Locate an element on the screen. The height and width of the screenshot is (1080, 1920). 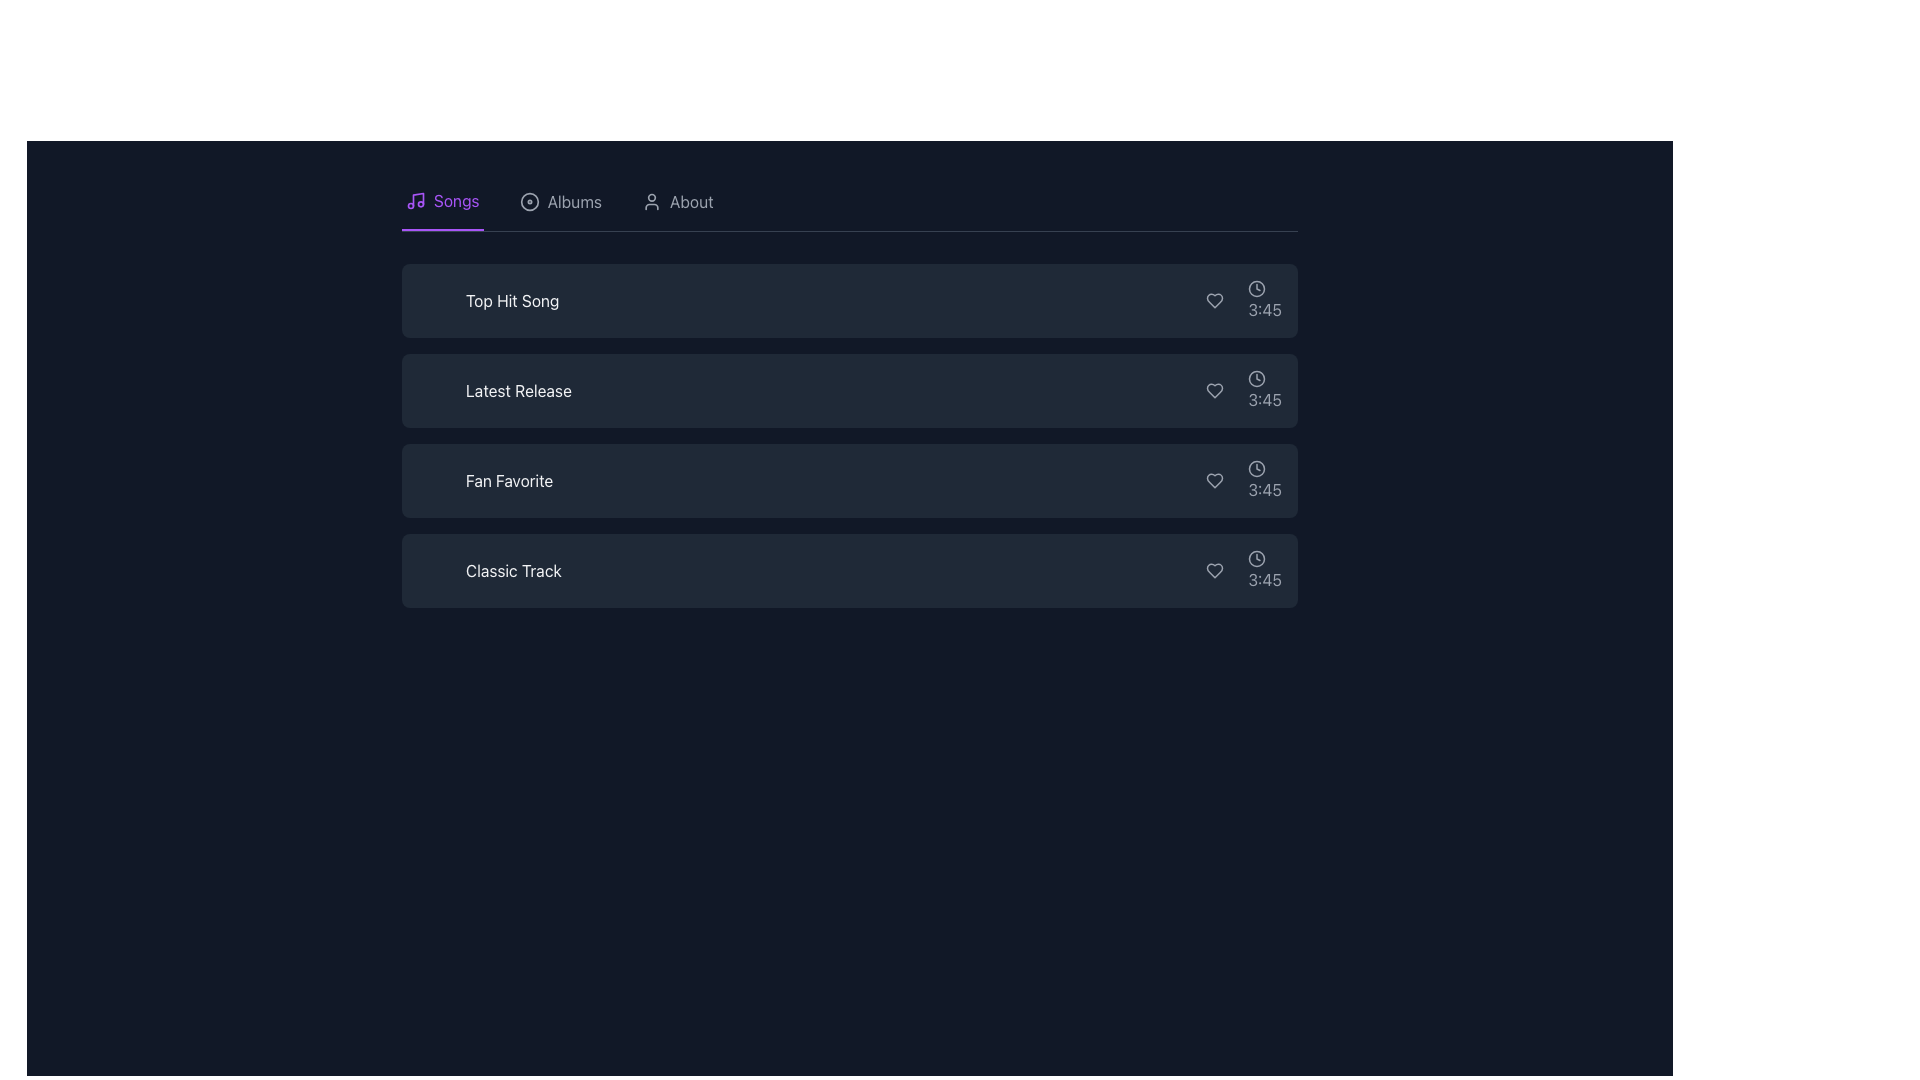
the heart-shaped outline icon is located at coordinates (1214, 481).